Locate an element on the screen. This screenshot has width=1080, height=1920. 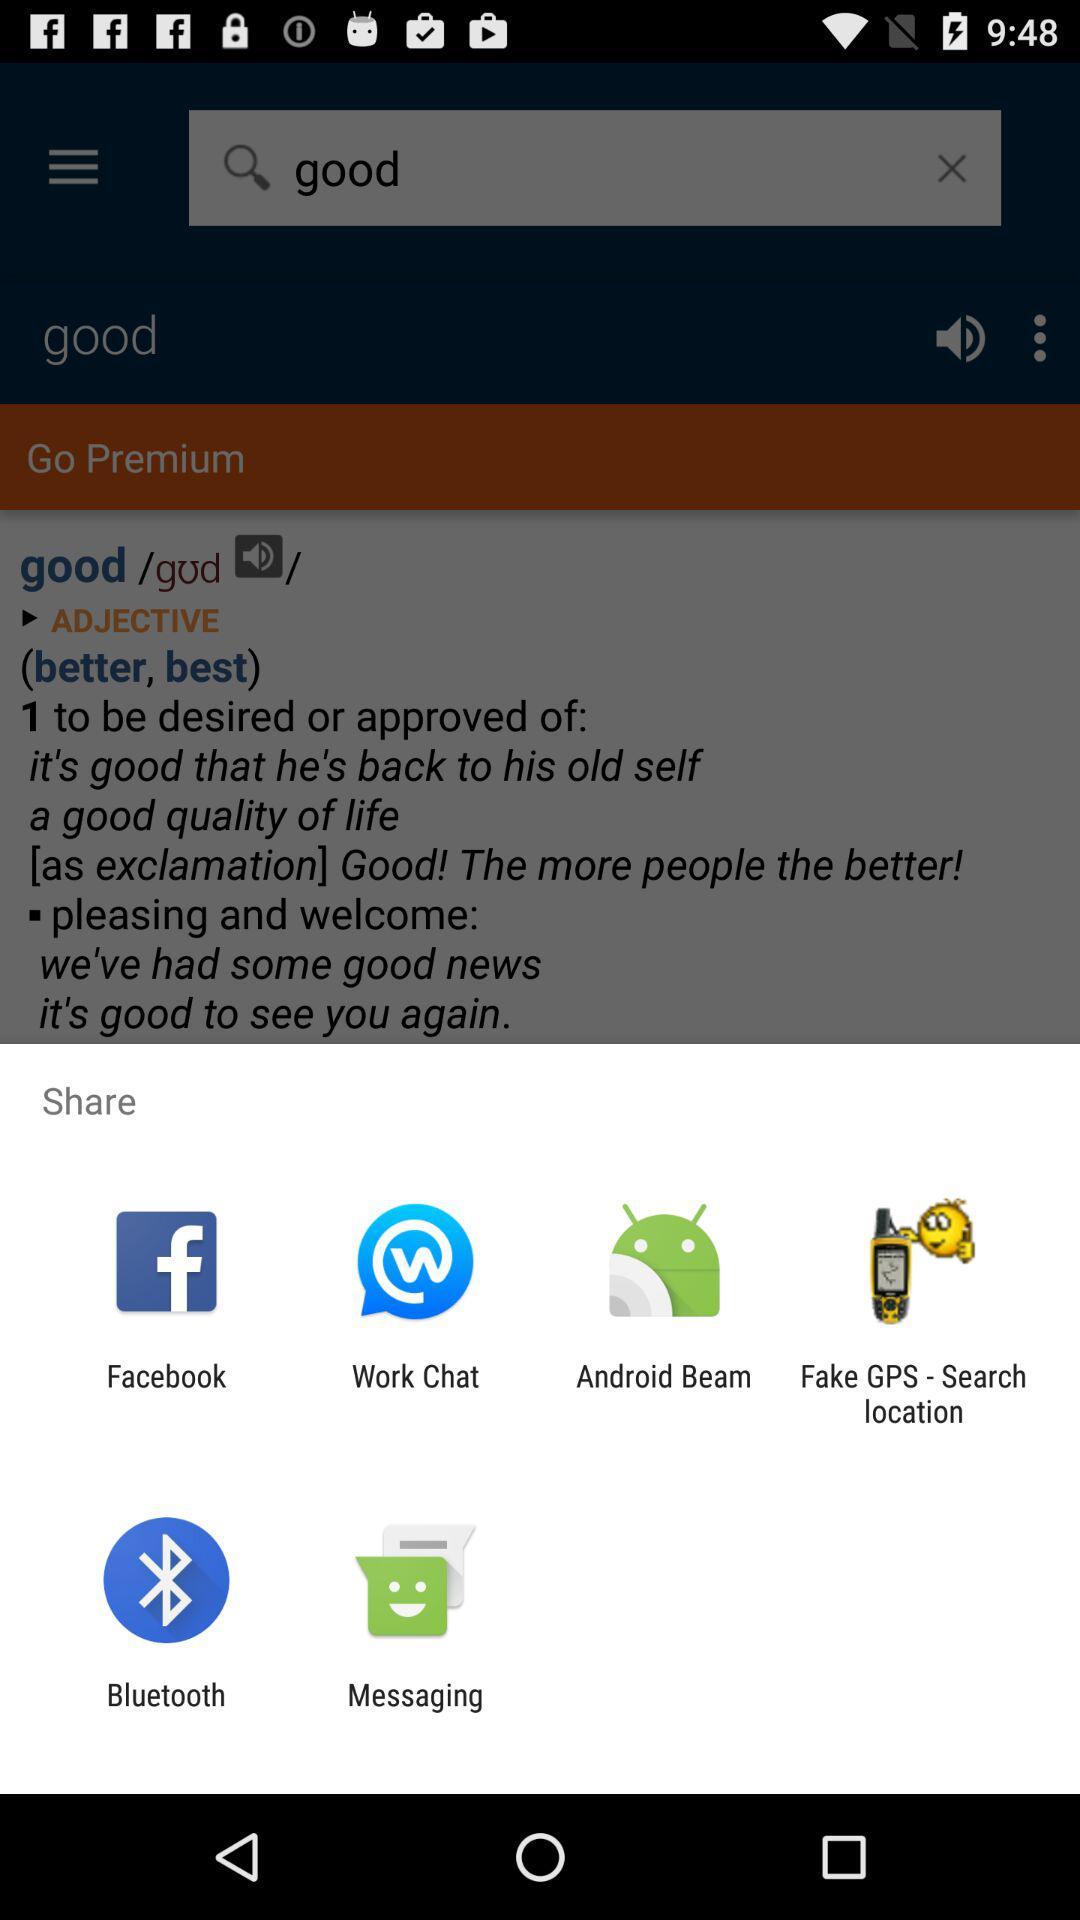
the bluetooth icon is located at coordinates (165, 1711).